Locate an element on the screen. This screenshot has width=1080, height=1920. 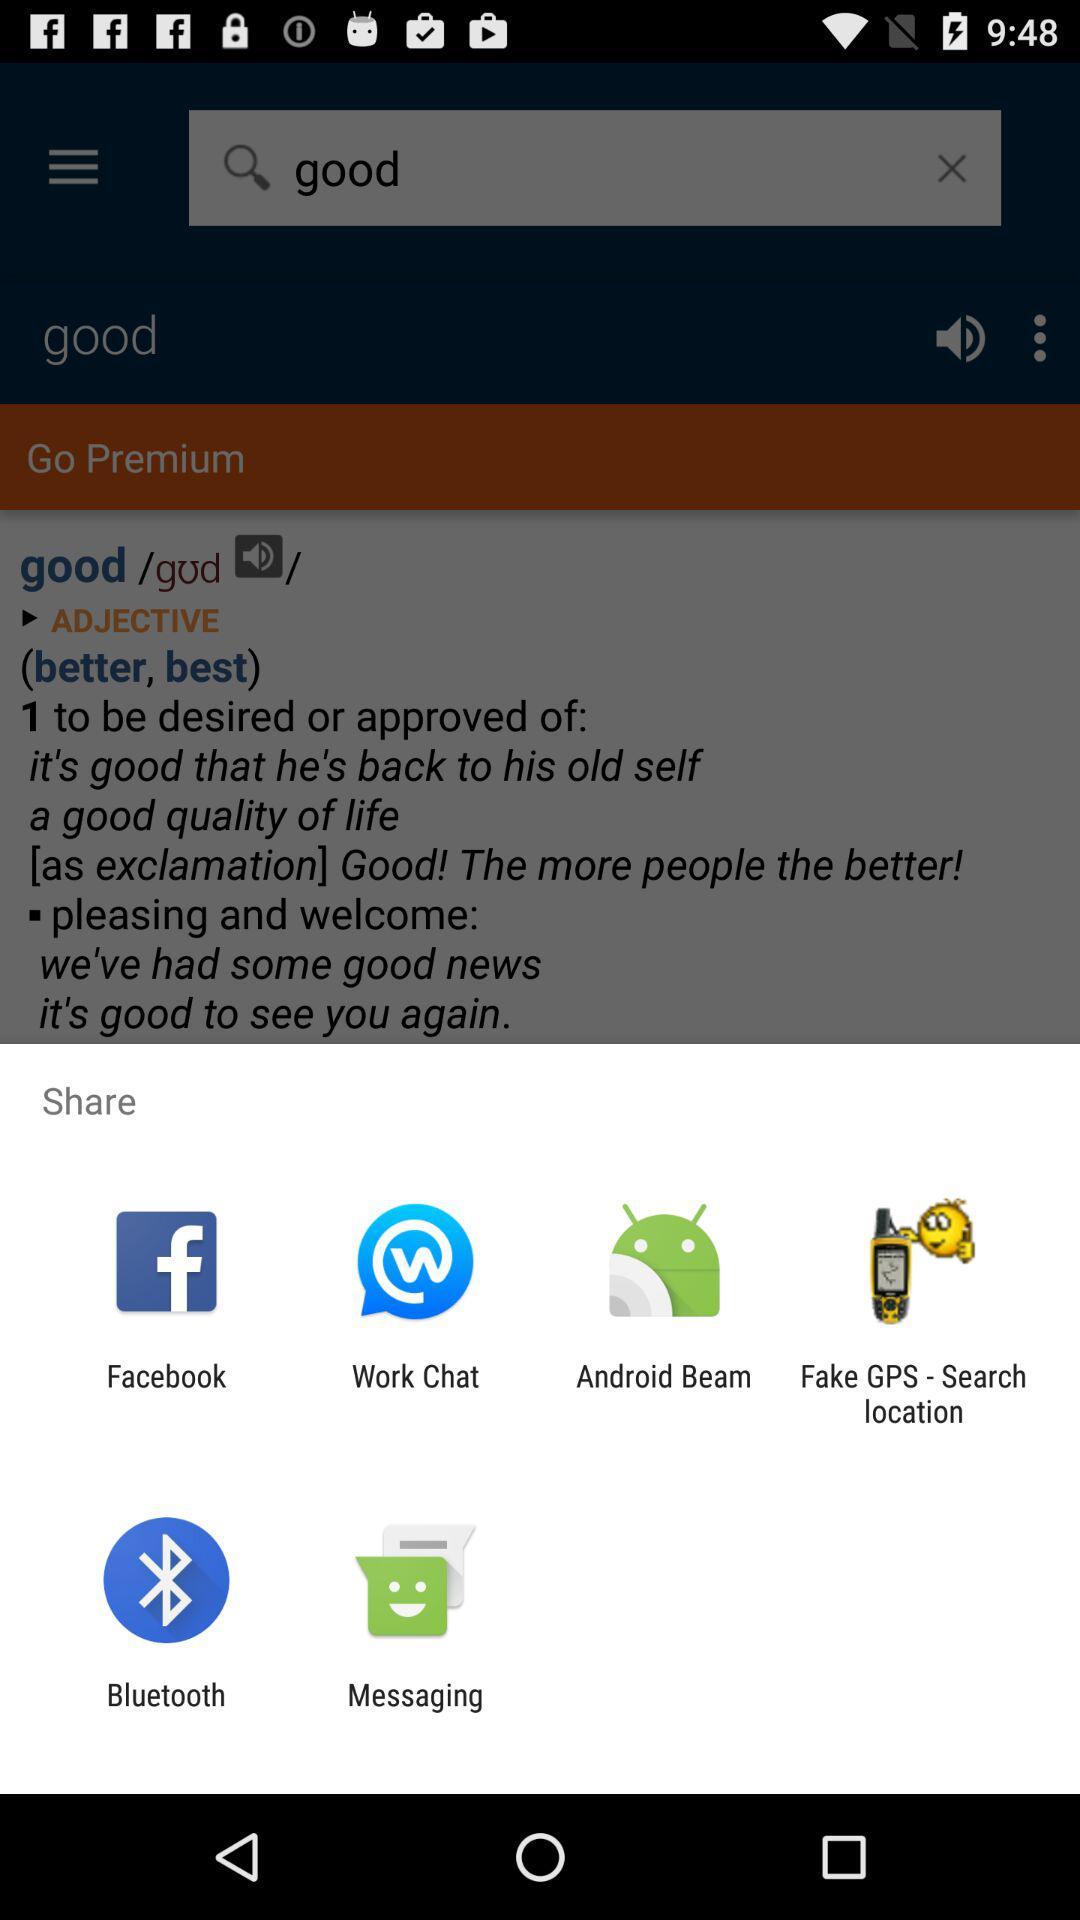
the bluetooth icon is located at coordinates (165, 1711).